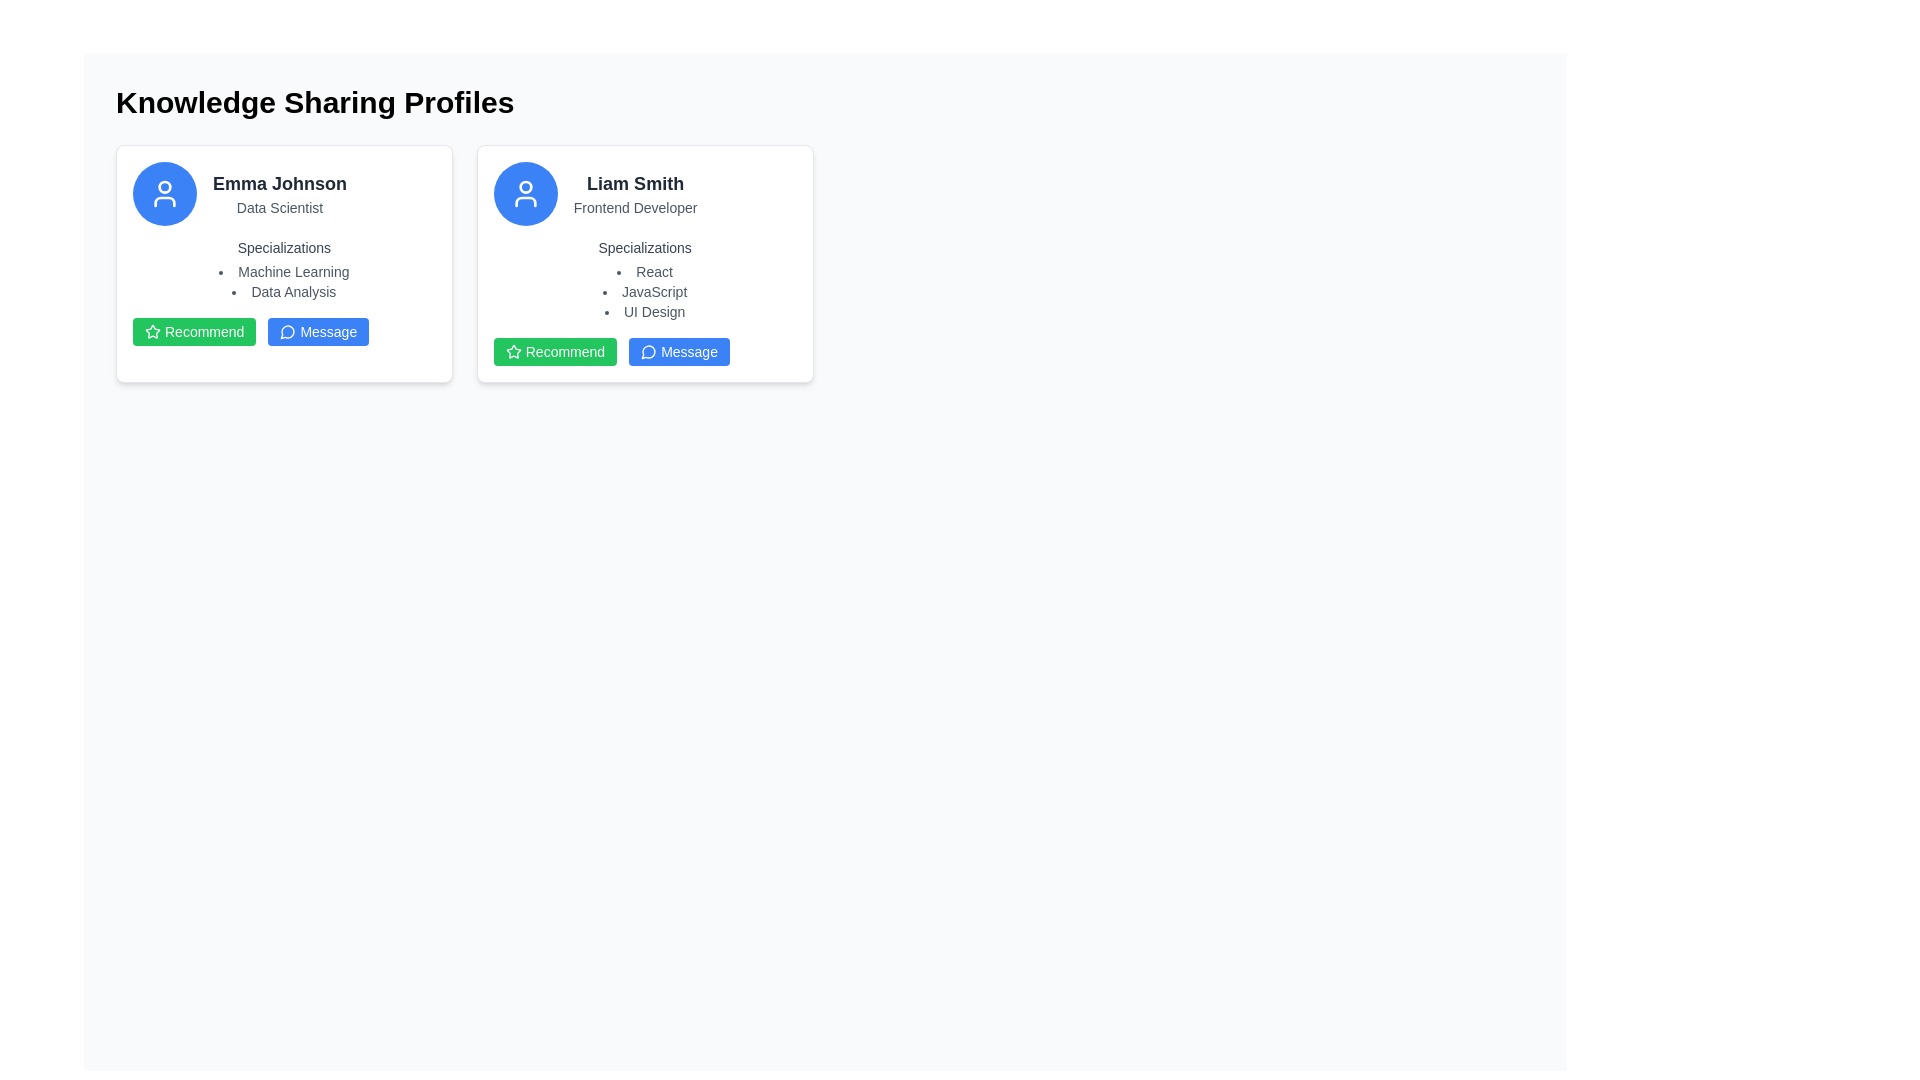  I want to click on the outlined star icon used for ratings, located to the left of the 'Recommend' text within the 'Recommend' button on Emma Johnson's profile card, so click(152, 330).